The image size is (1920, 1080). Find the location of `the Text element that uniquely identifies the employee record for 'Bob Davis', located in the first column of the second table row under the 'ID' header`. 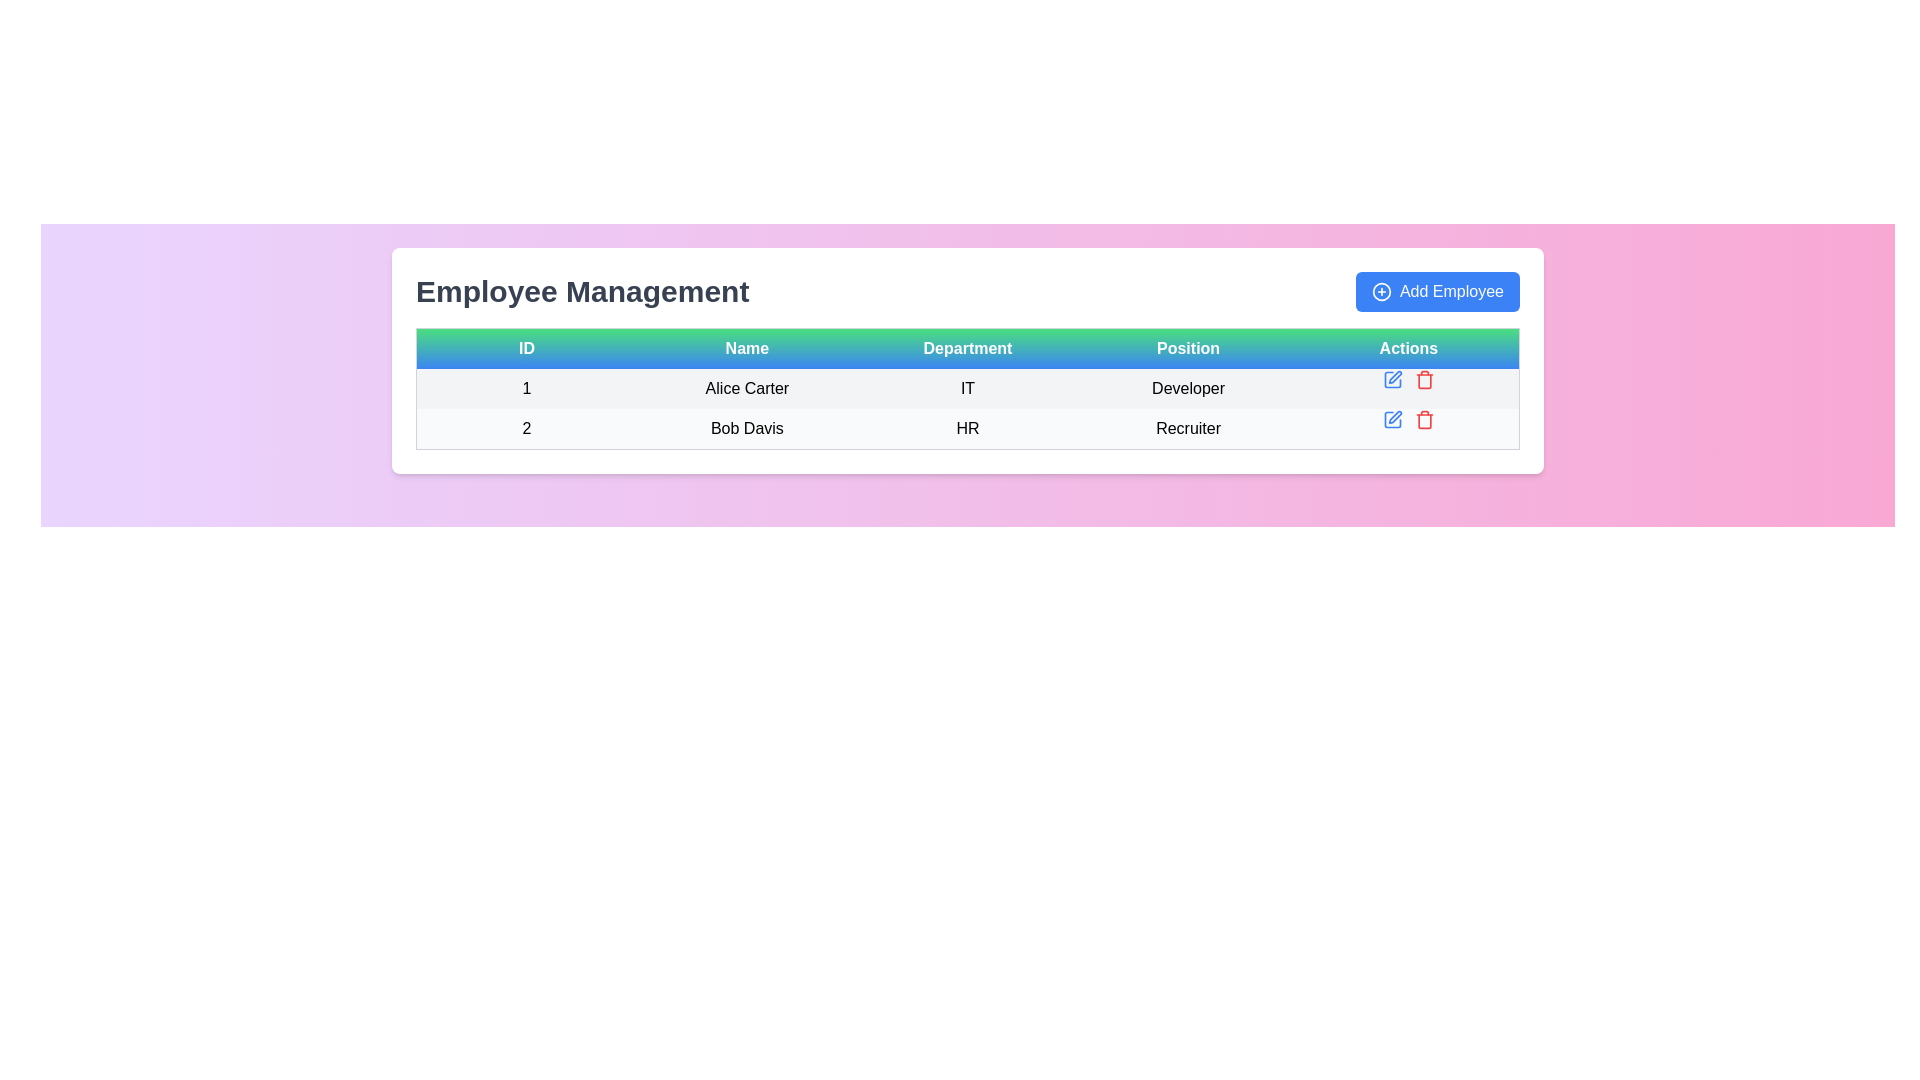

the Text element that uniquely identifies the employee record for 'Bob Davis', located in the first column of the second table row under the 'ID' header is located at coordinates (526, 428).